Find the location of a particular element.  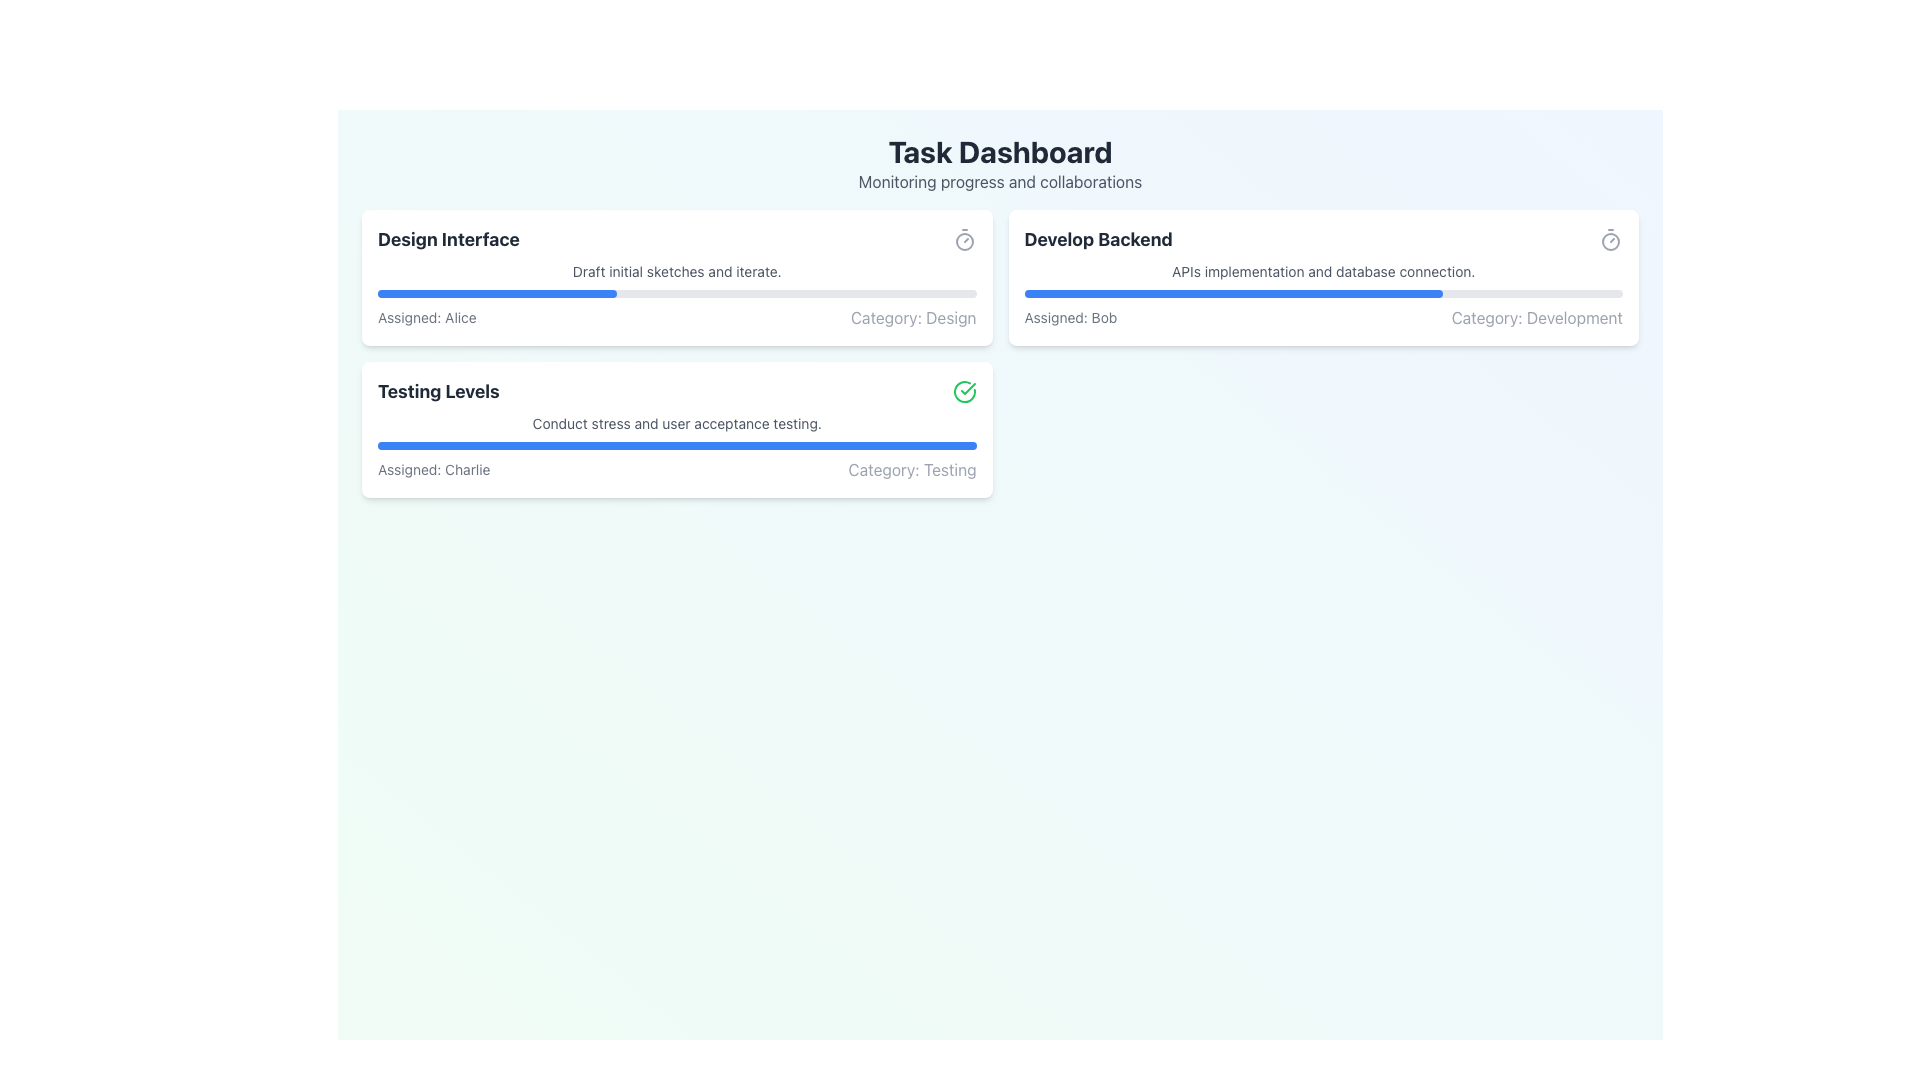

the gray text label that reads 'Assigned: Charlie' located in the bottom-left section of the 'Testing Levels' task card is located at coordinates (433, 470).